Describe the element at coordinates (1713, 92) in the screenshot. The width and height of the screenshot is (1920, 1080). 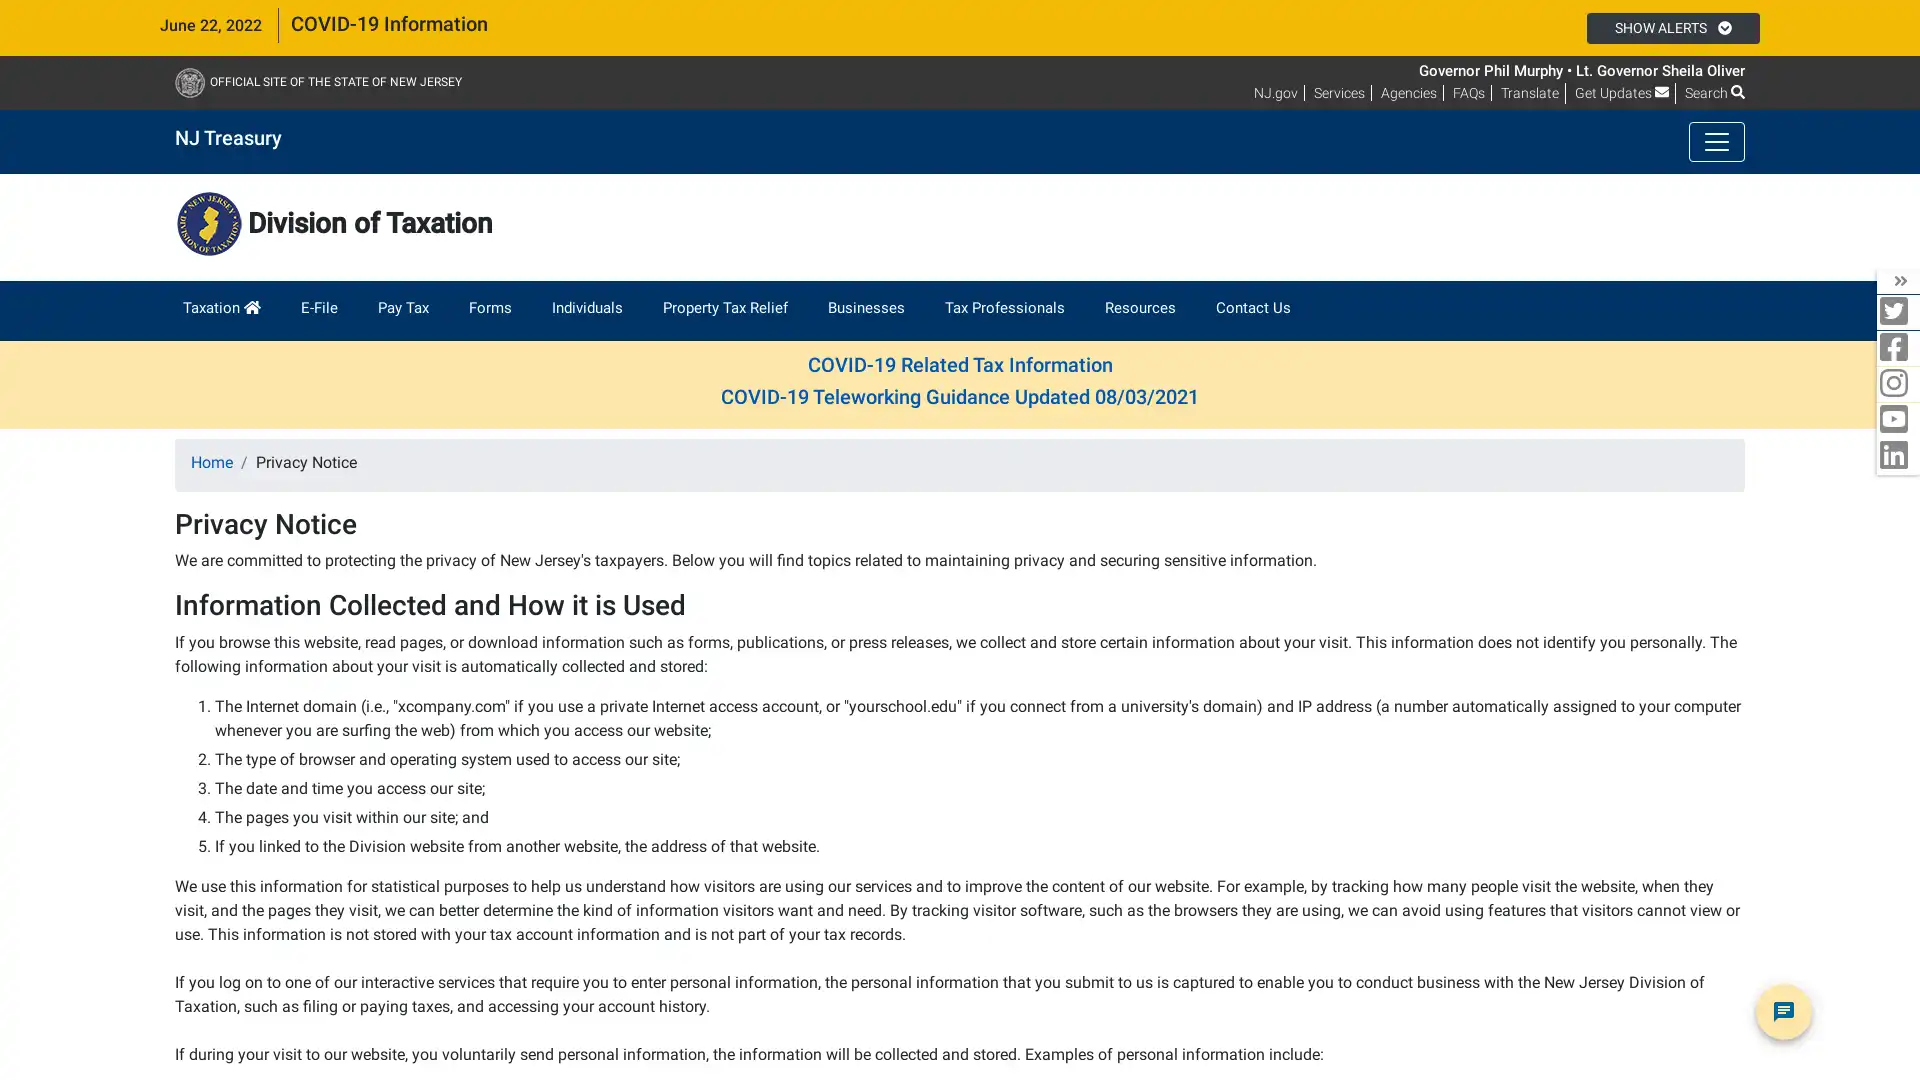
I see `Search` at that location.